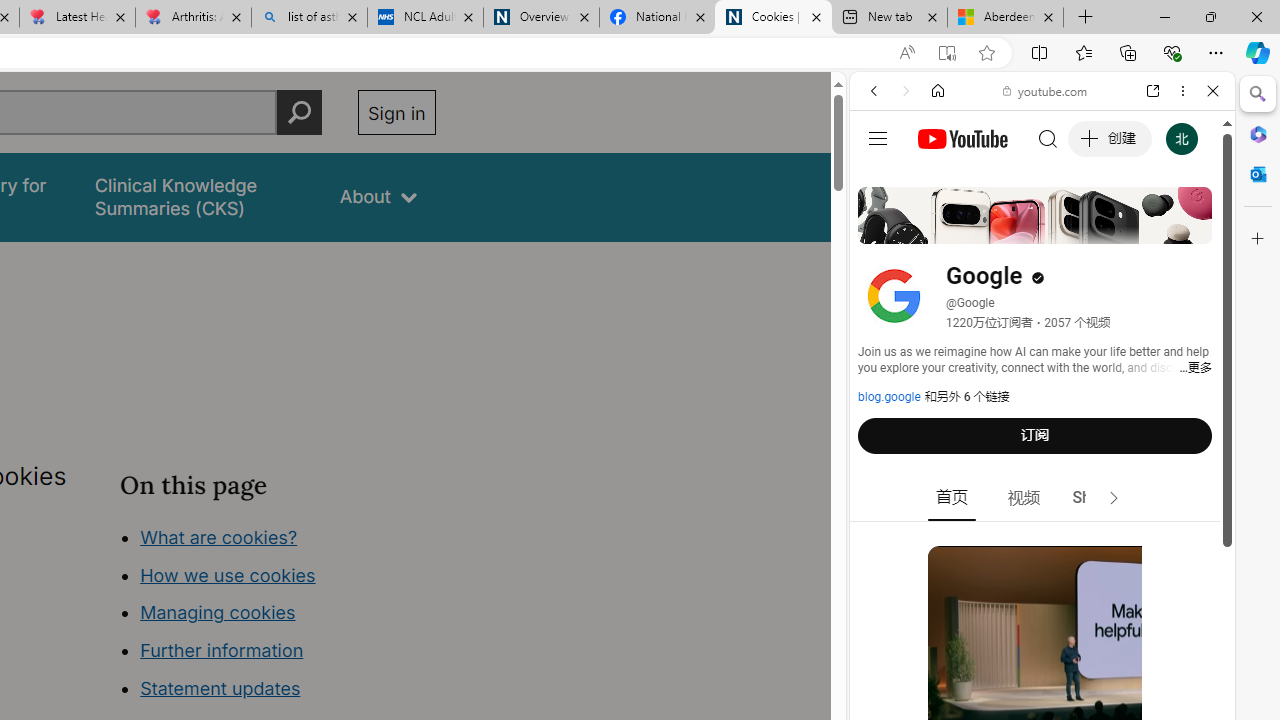 The width and height of the screenshot is (1280, 720). I want to click on 'youtube.com', so click(1045, 91).